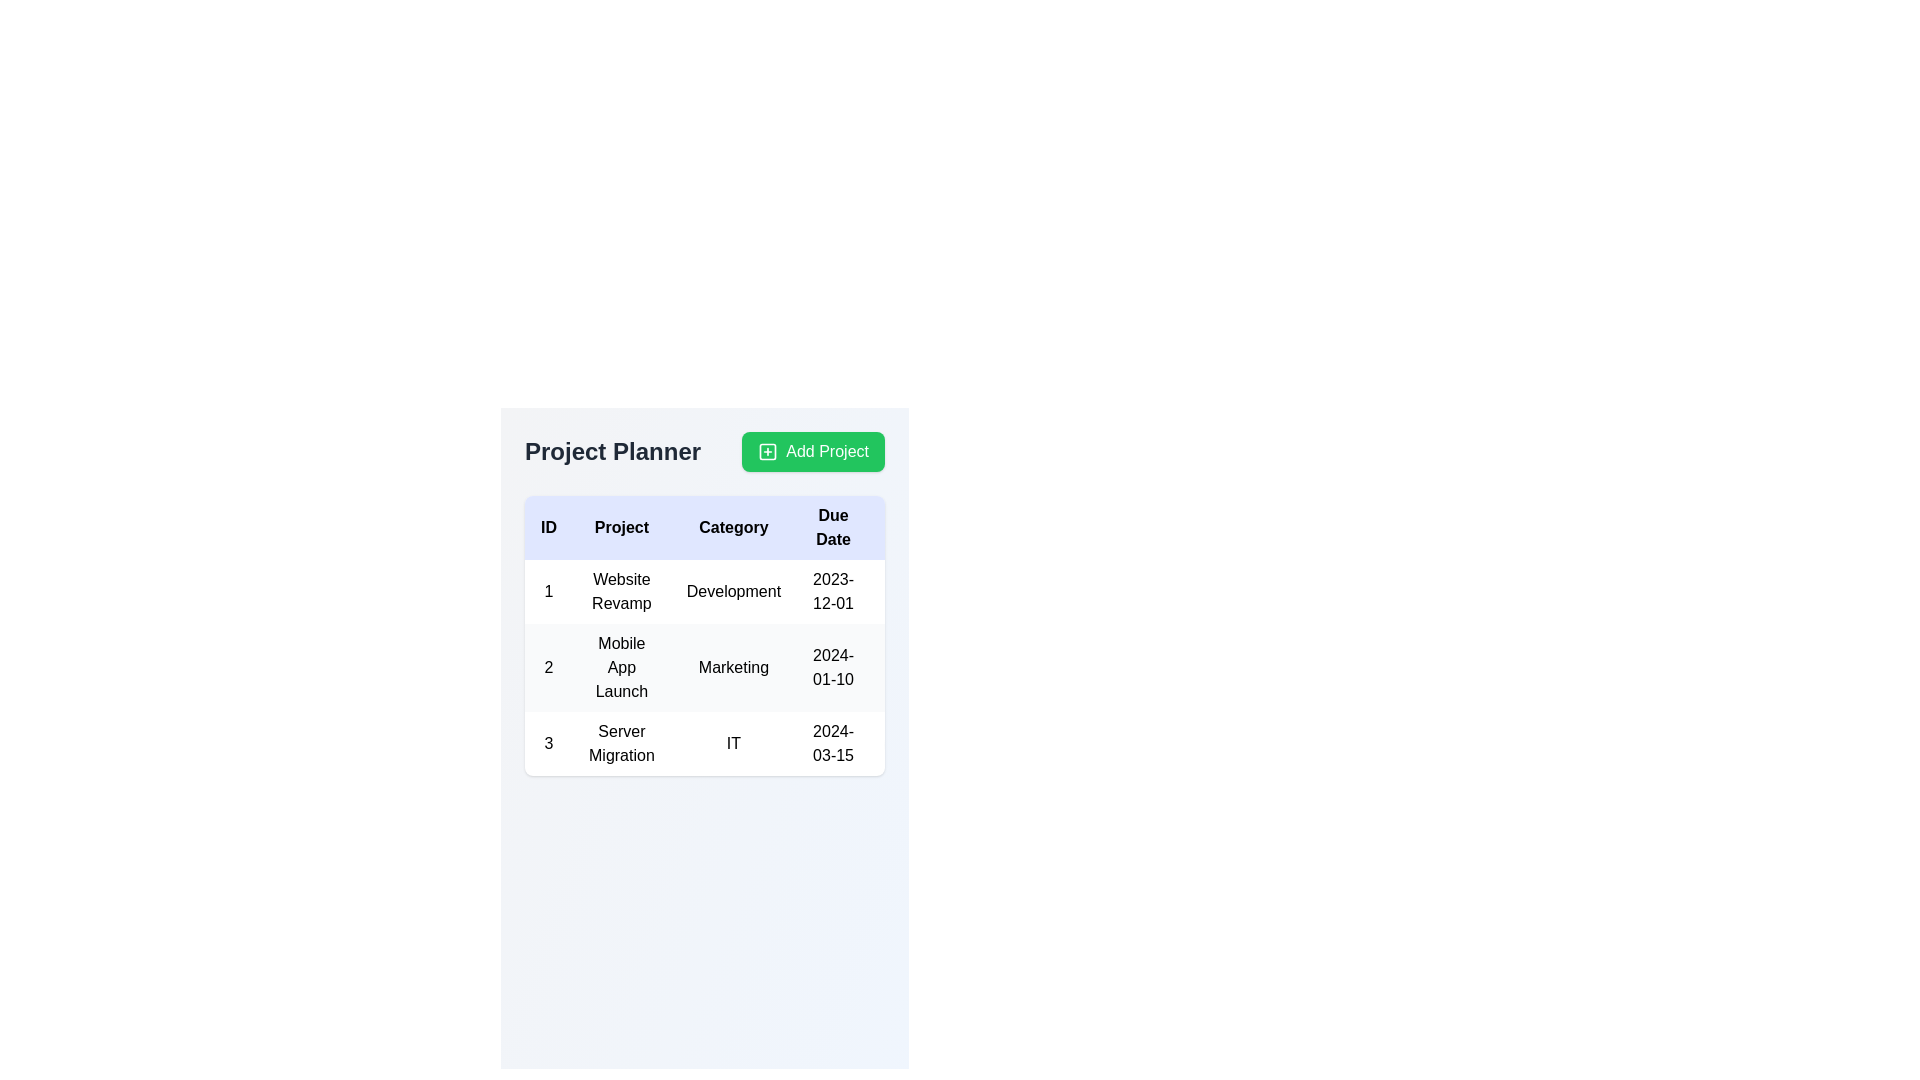  I want to click on 'Category' text label, which is the third column header in a table structure, displayed in black font against a light blue background, so click(733, 527).